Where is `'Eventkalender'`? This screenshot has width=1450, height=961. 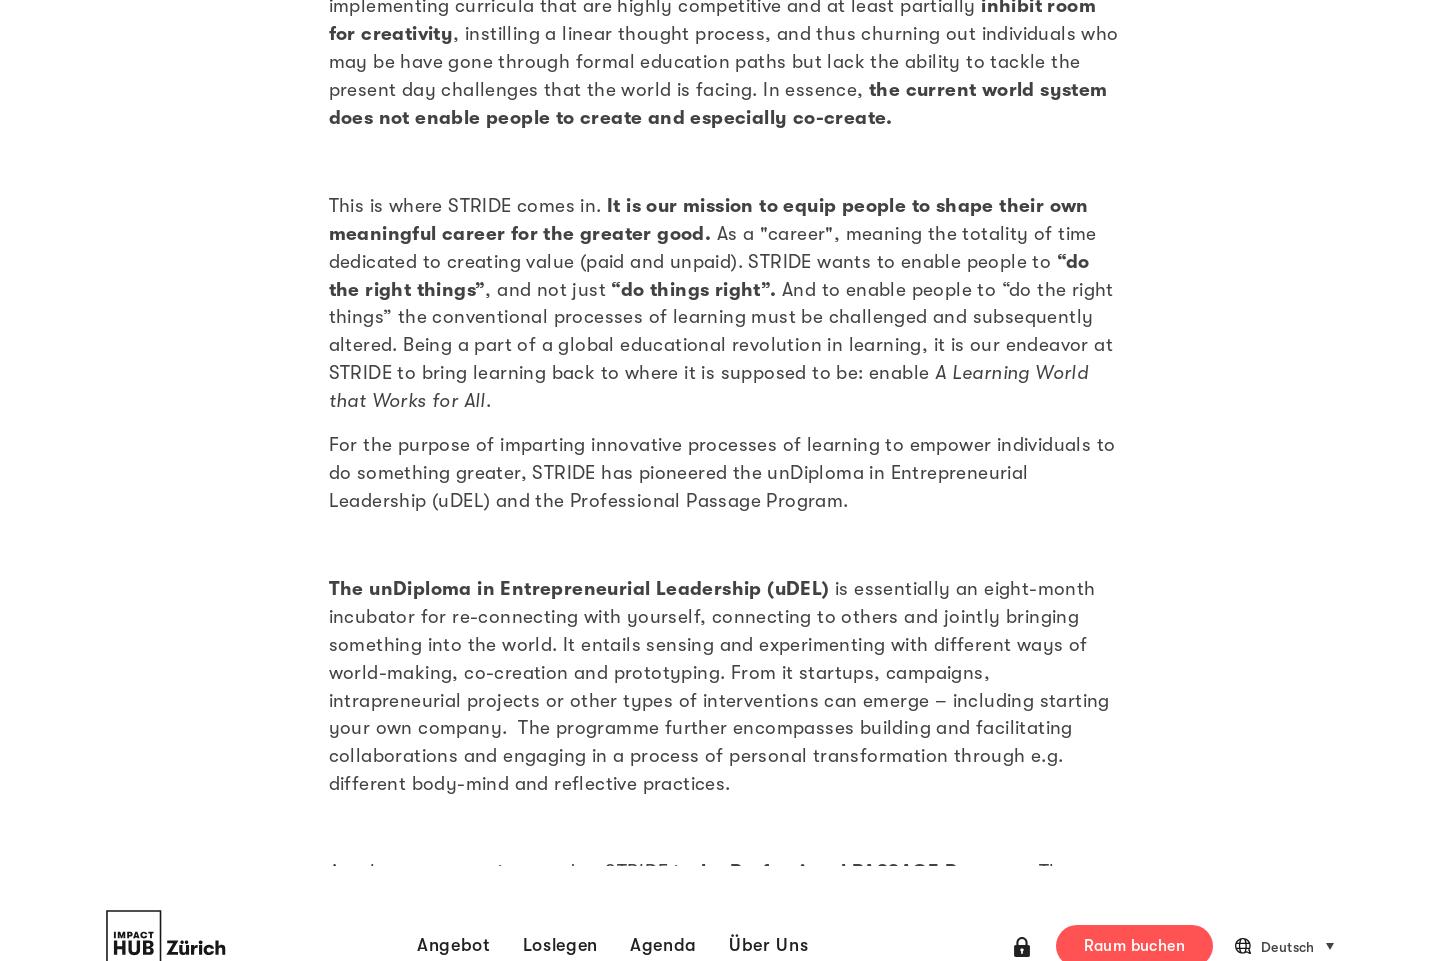 'Eventkalender' is located at coordinates (963, 803).